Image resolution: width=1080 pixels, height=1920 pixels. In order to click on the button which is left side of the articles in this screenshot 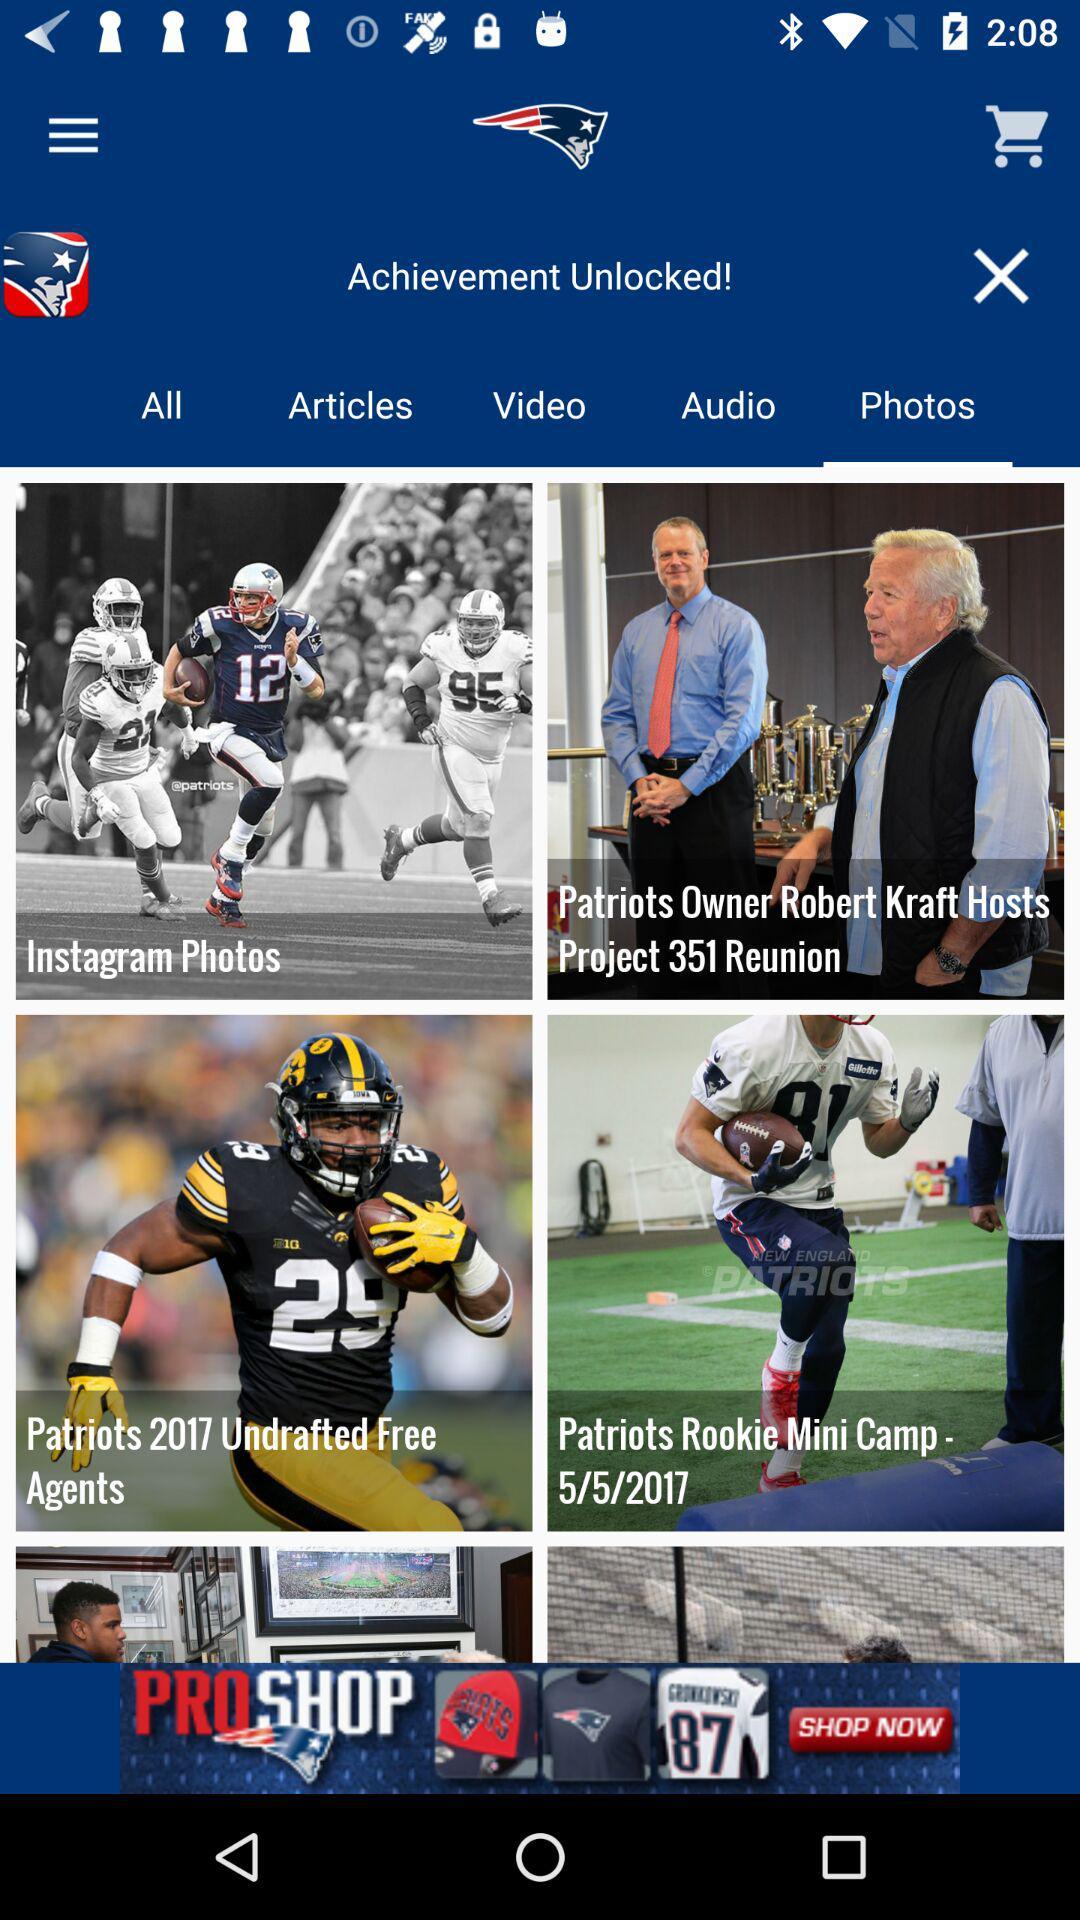, I will do `click(161, 402)`.